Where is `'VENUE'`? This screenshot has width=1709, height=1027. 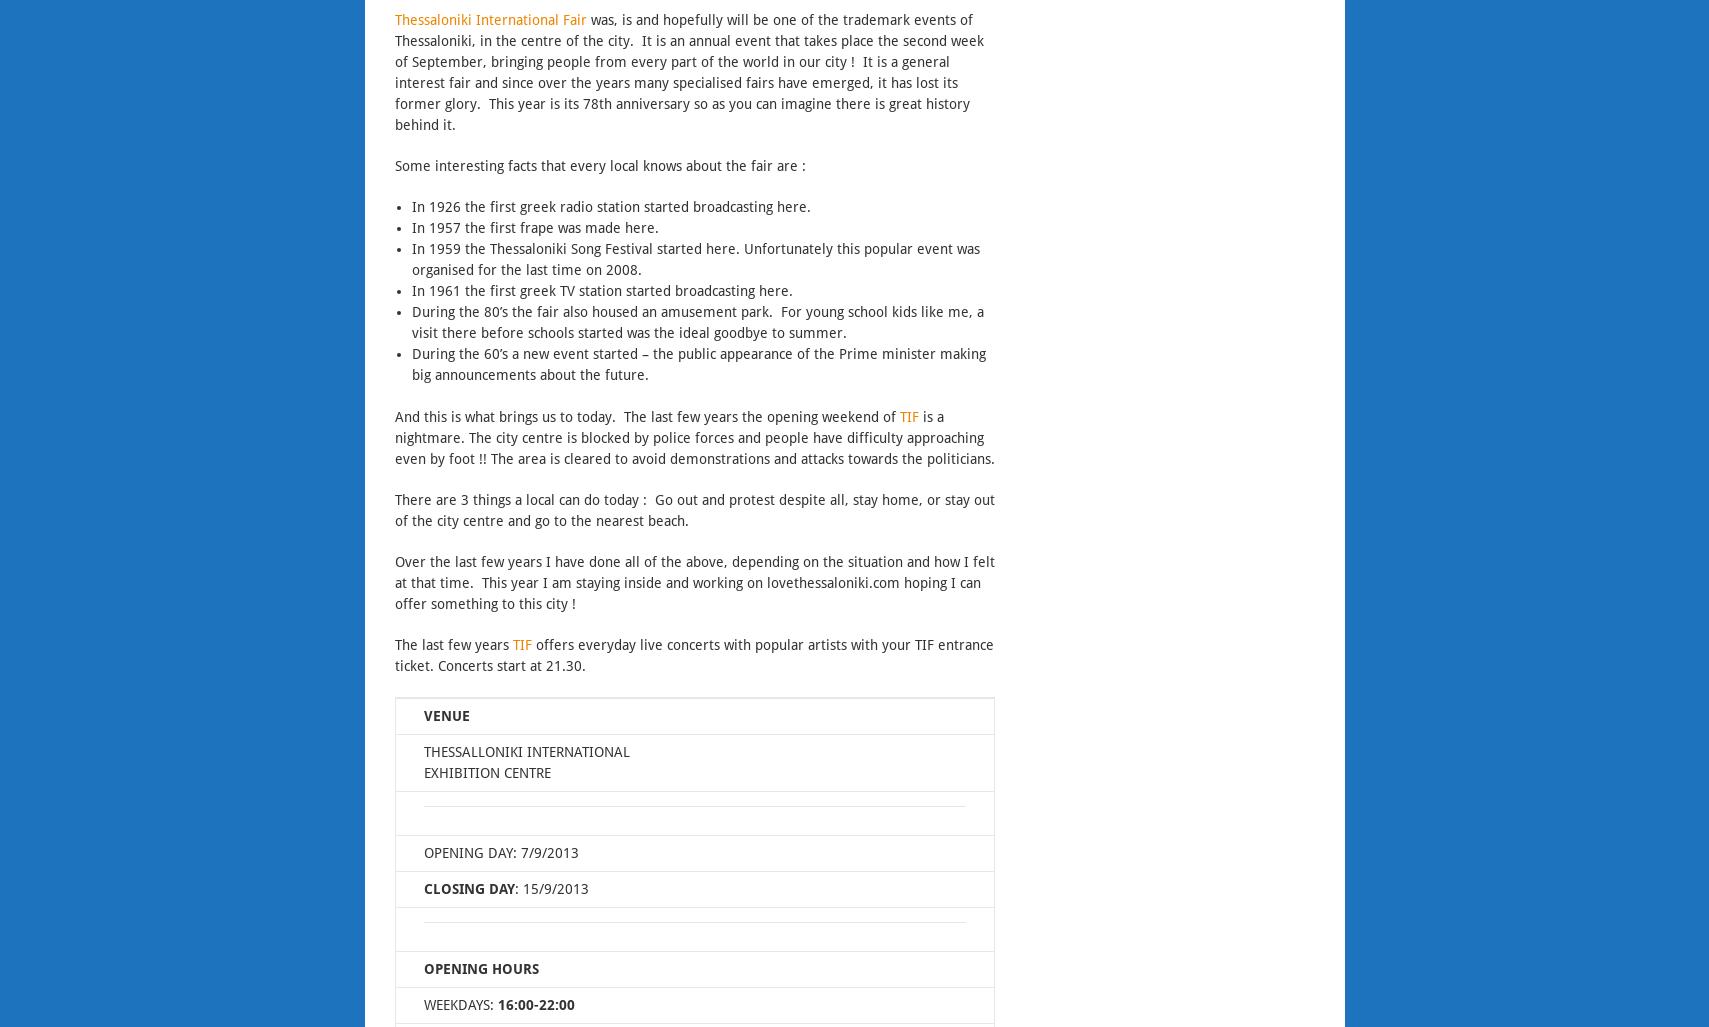
'VENUE' is located at coordinates (445, 716).